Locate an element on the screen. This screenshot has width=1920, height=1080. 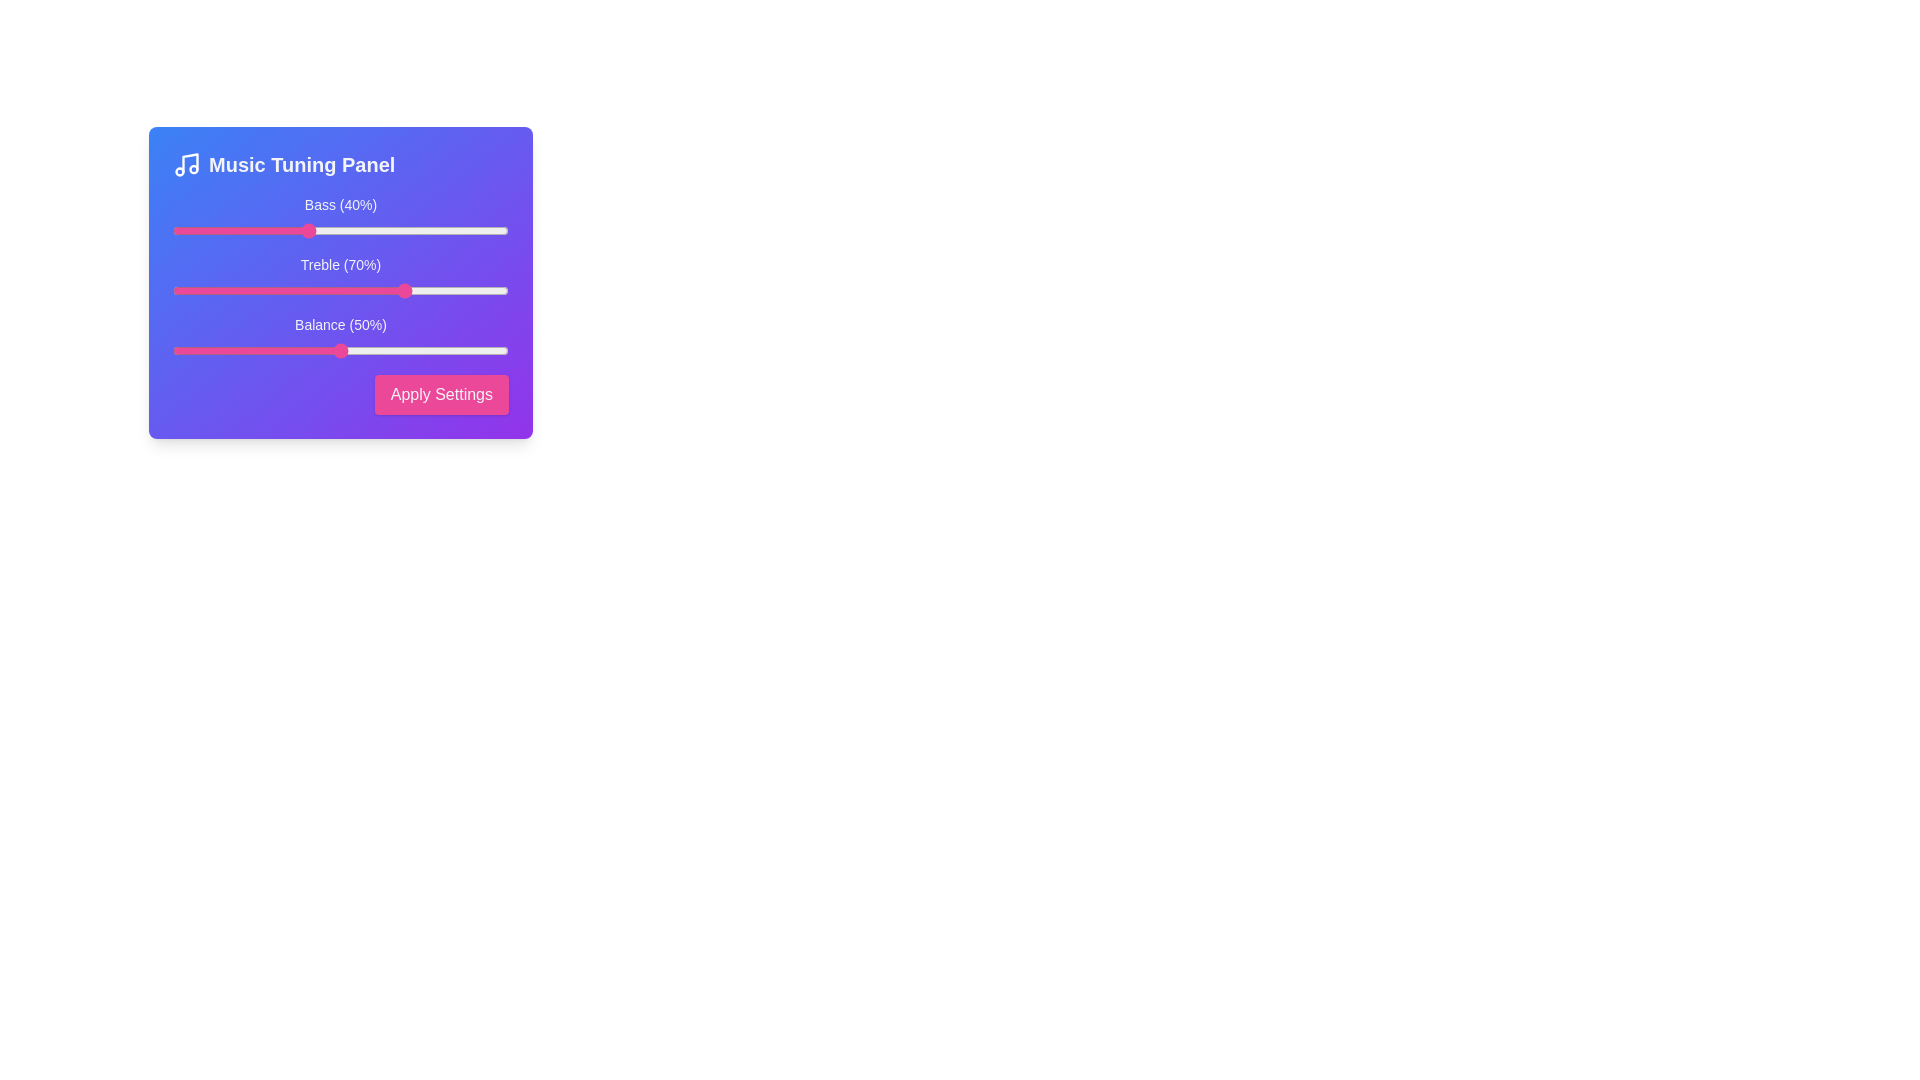
the Treble slider to 7% is located at coordinates (196, 290).